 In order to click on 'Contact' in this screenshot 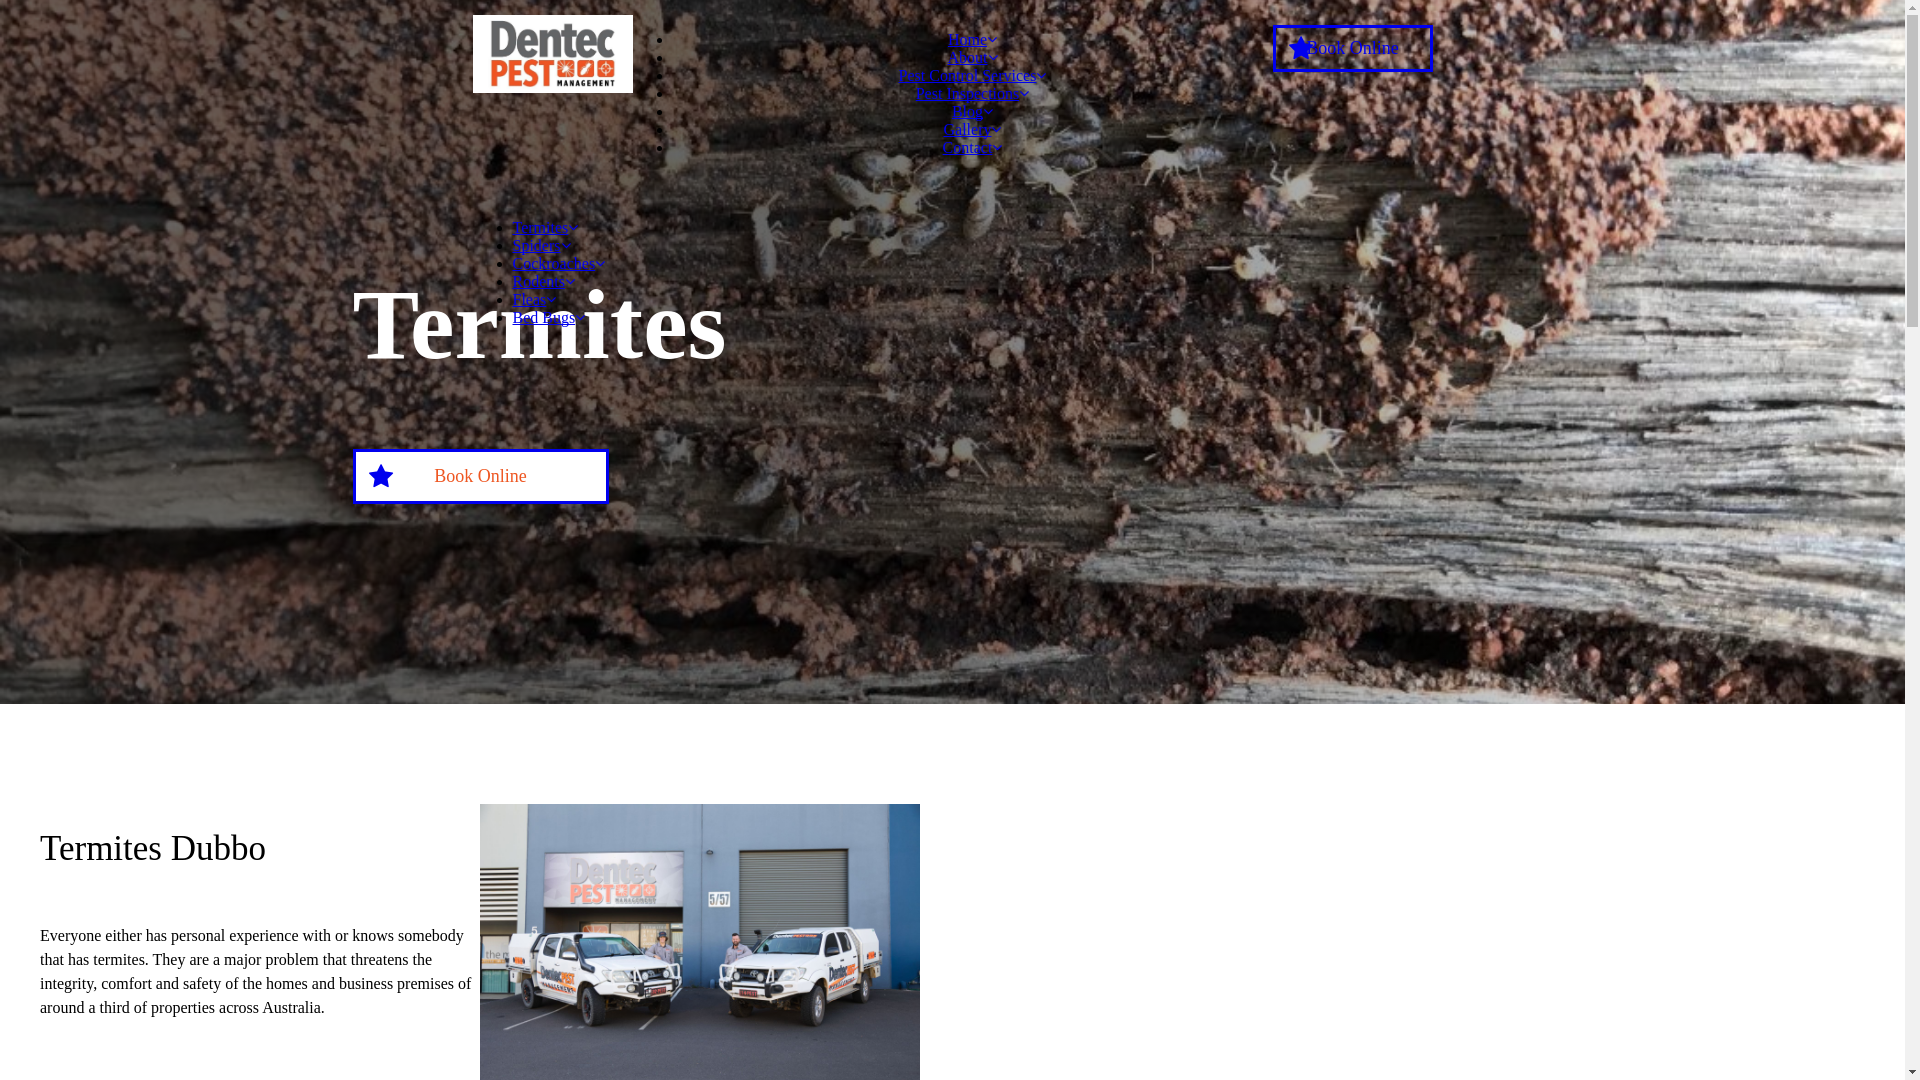, I will do `click(973, 146)`.